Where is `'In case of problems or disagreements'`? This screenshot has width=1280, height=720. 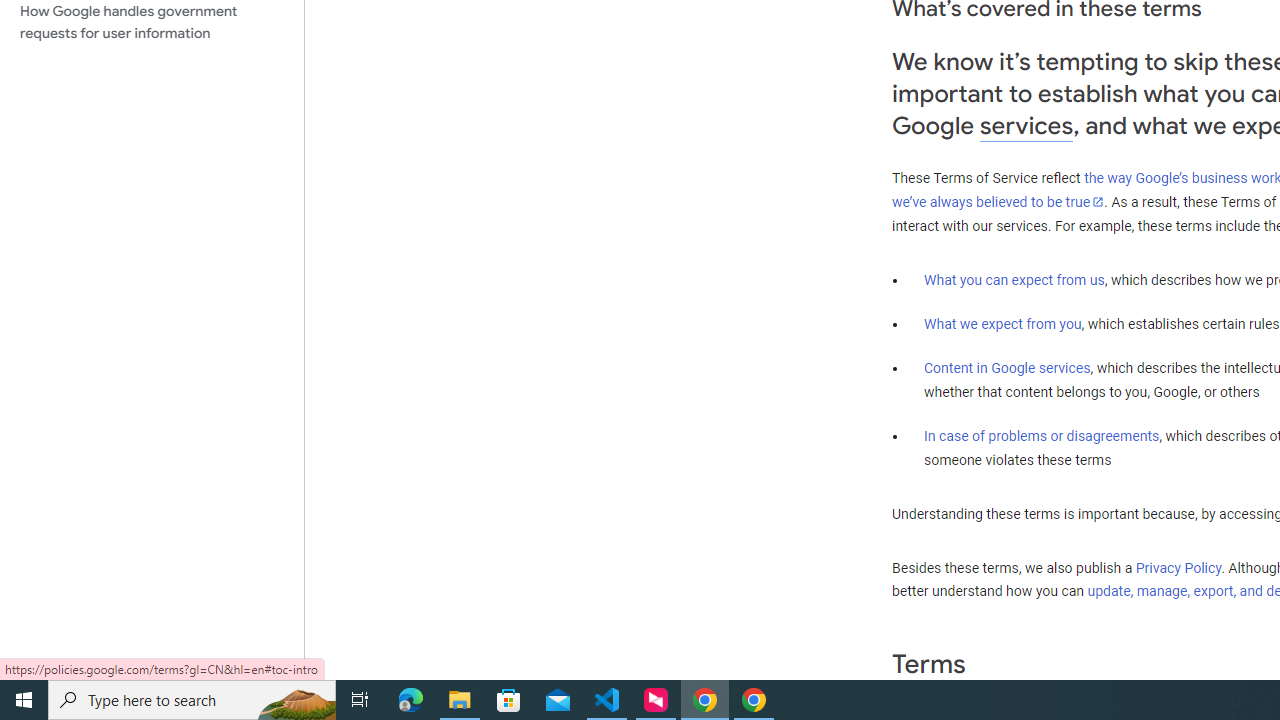 'In case of problems or disagreements' is located at coordinates (1040, 434).